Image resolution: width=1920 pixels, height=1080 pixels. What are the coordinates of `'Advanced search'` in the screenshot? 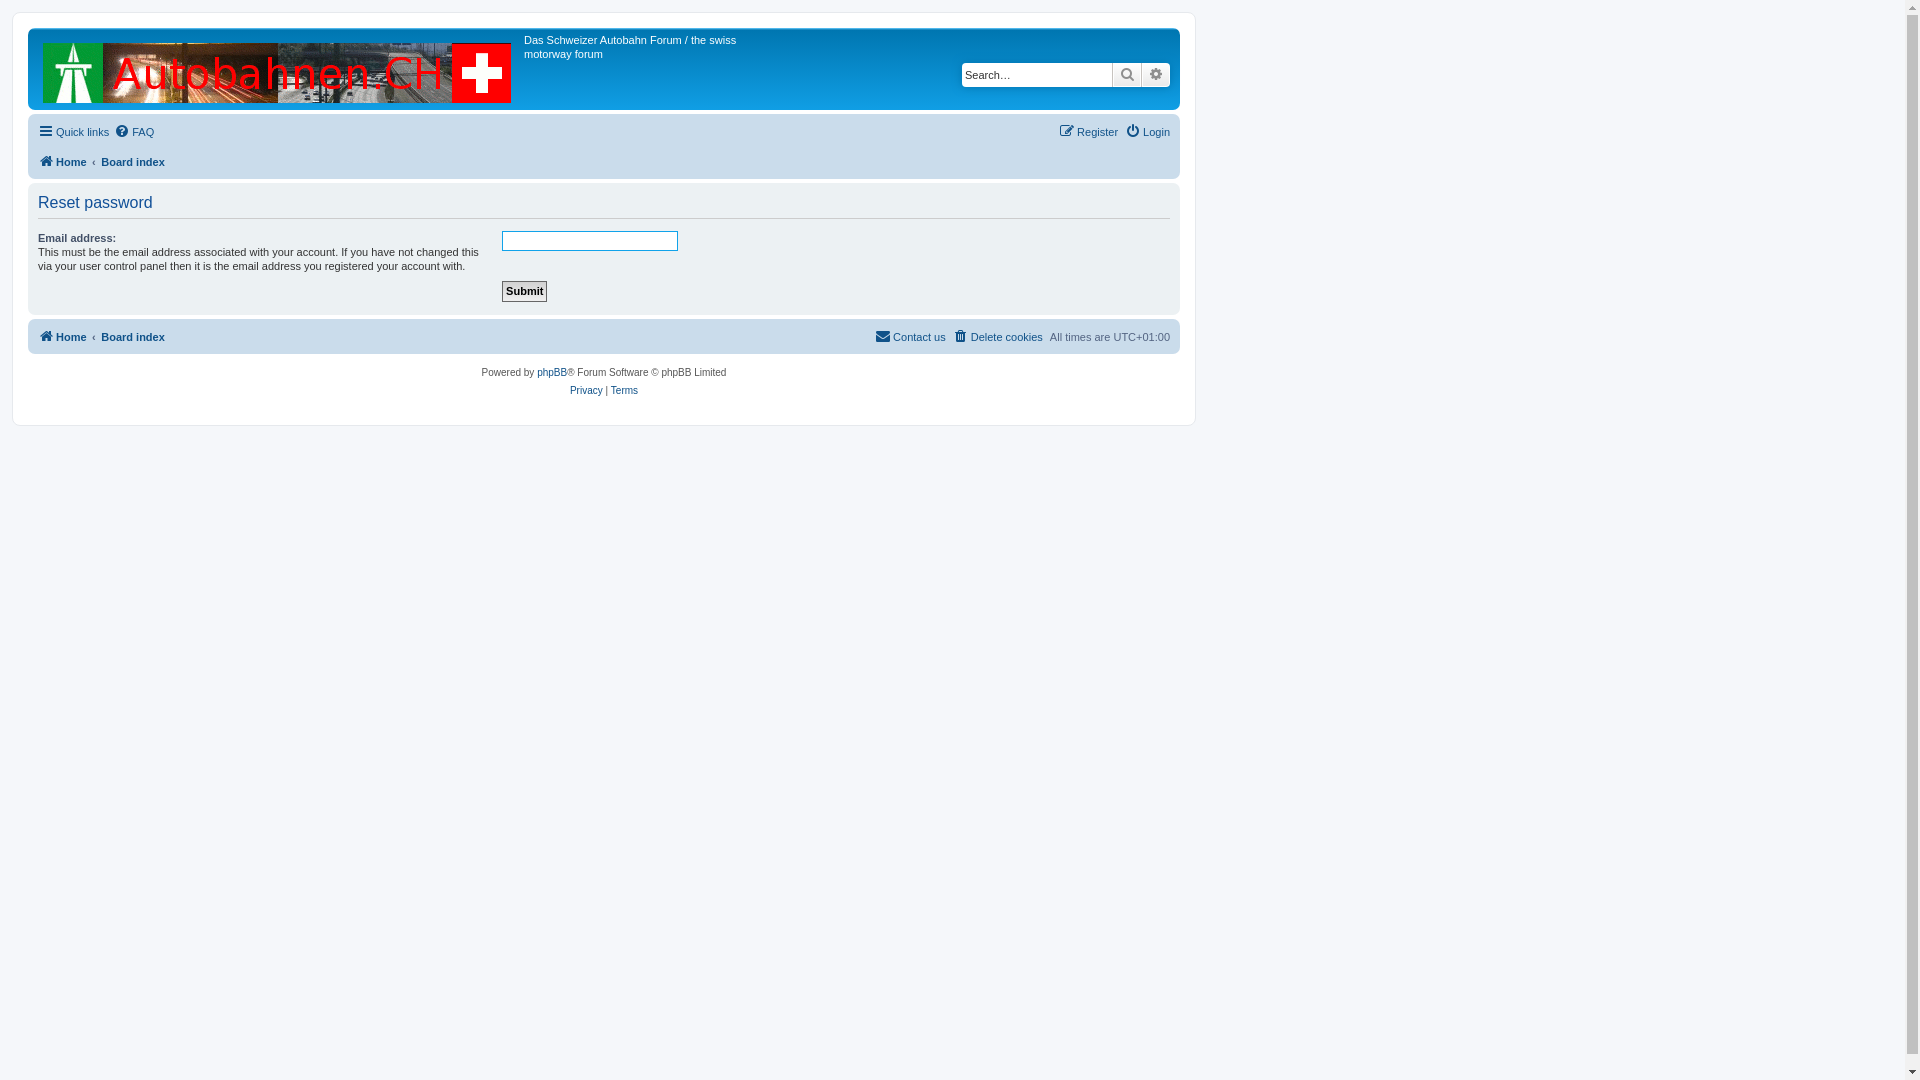 It's located at (1156, 73).